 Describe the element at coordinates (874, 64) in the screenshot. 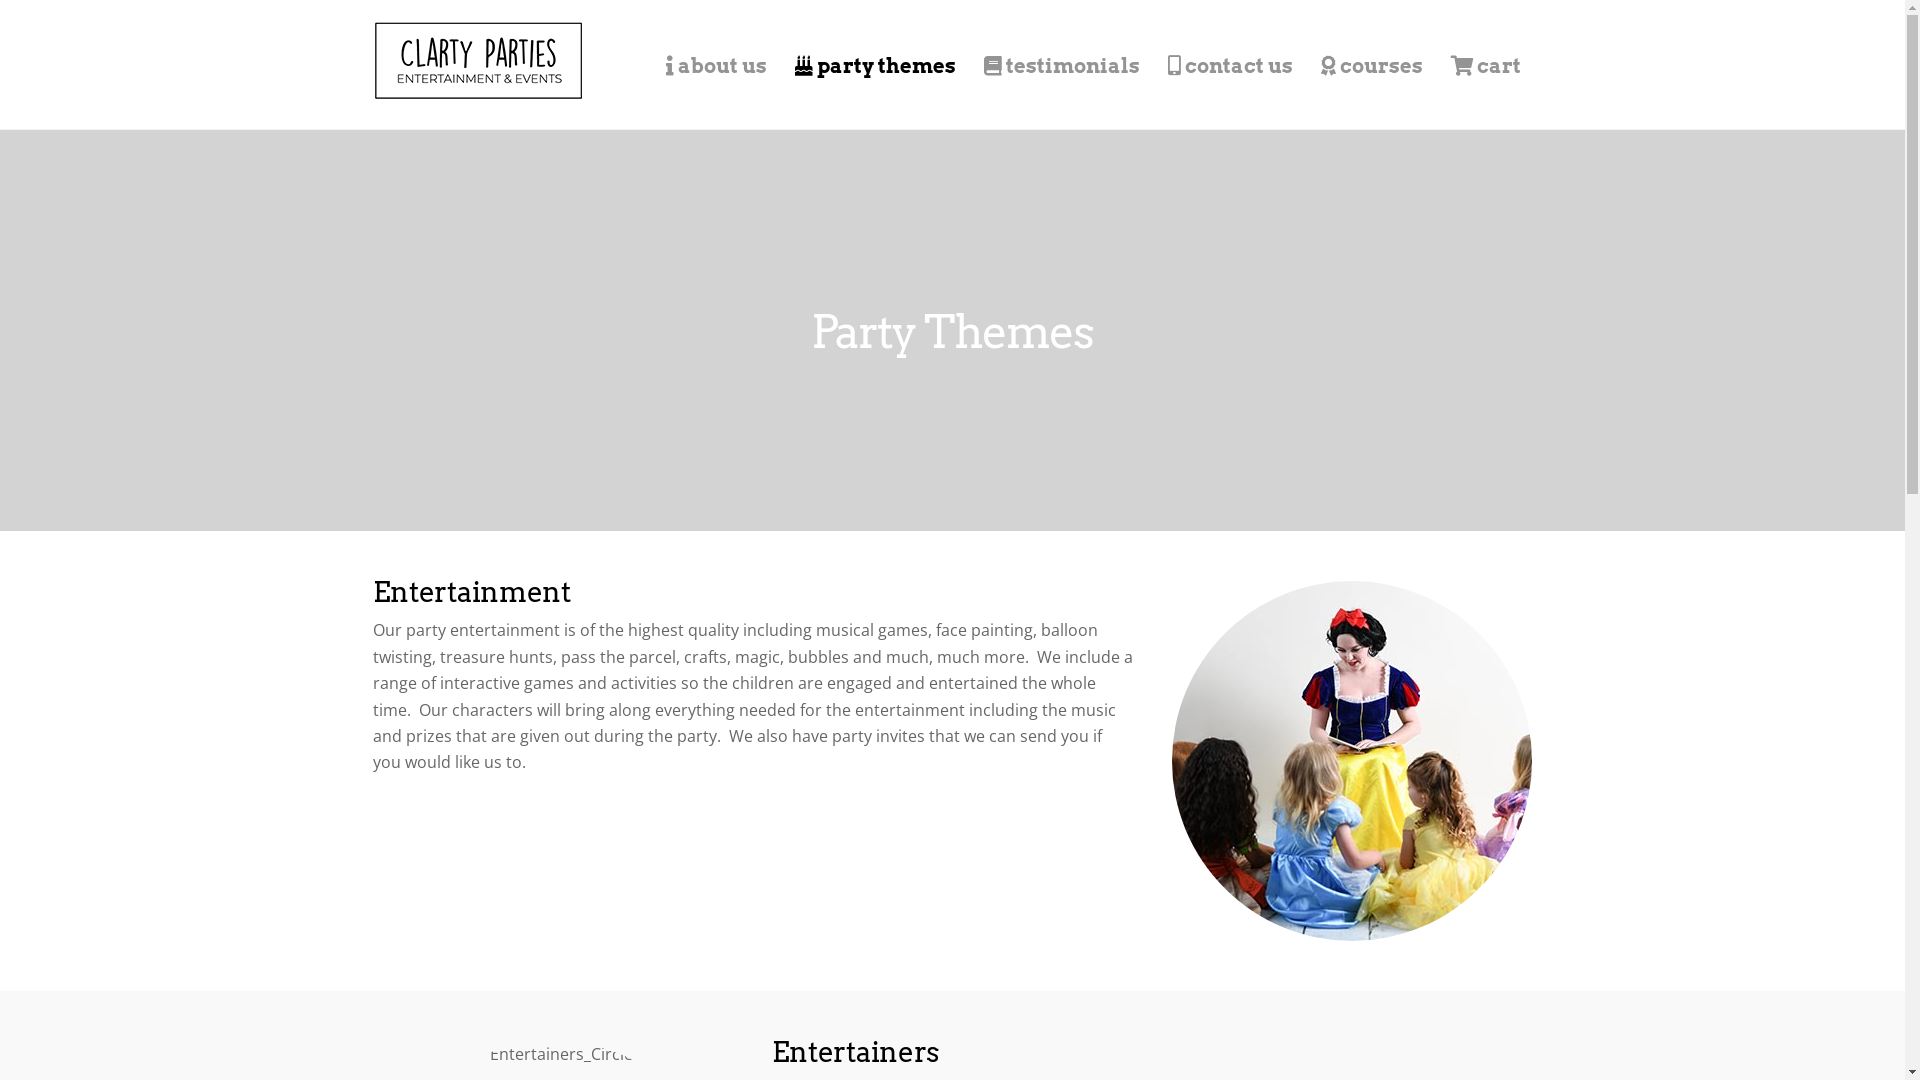

I see `'party themes'` at that location.